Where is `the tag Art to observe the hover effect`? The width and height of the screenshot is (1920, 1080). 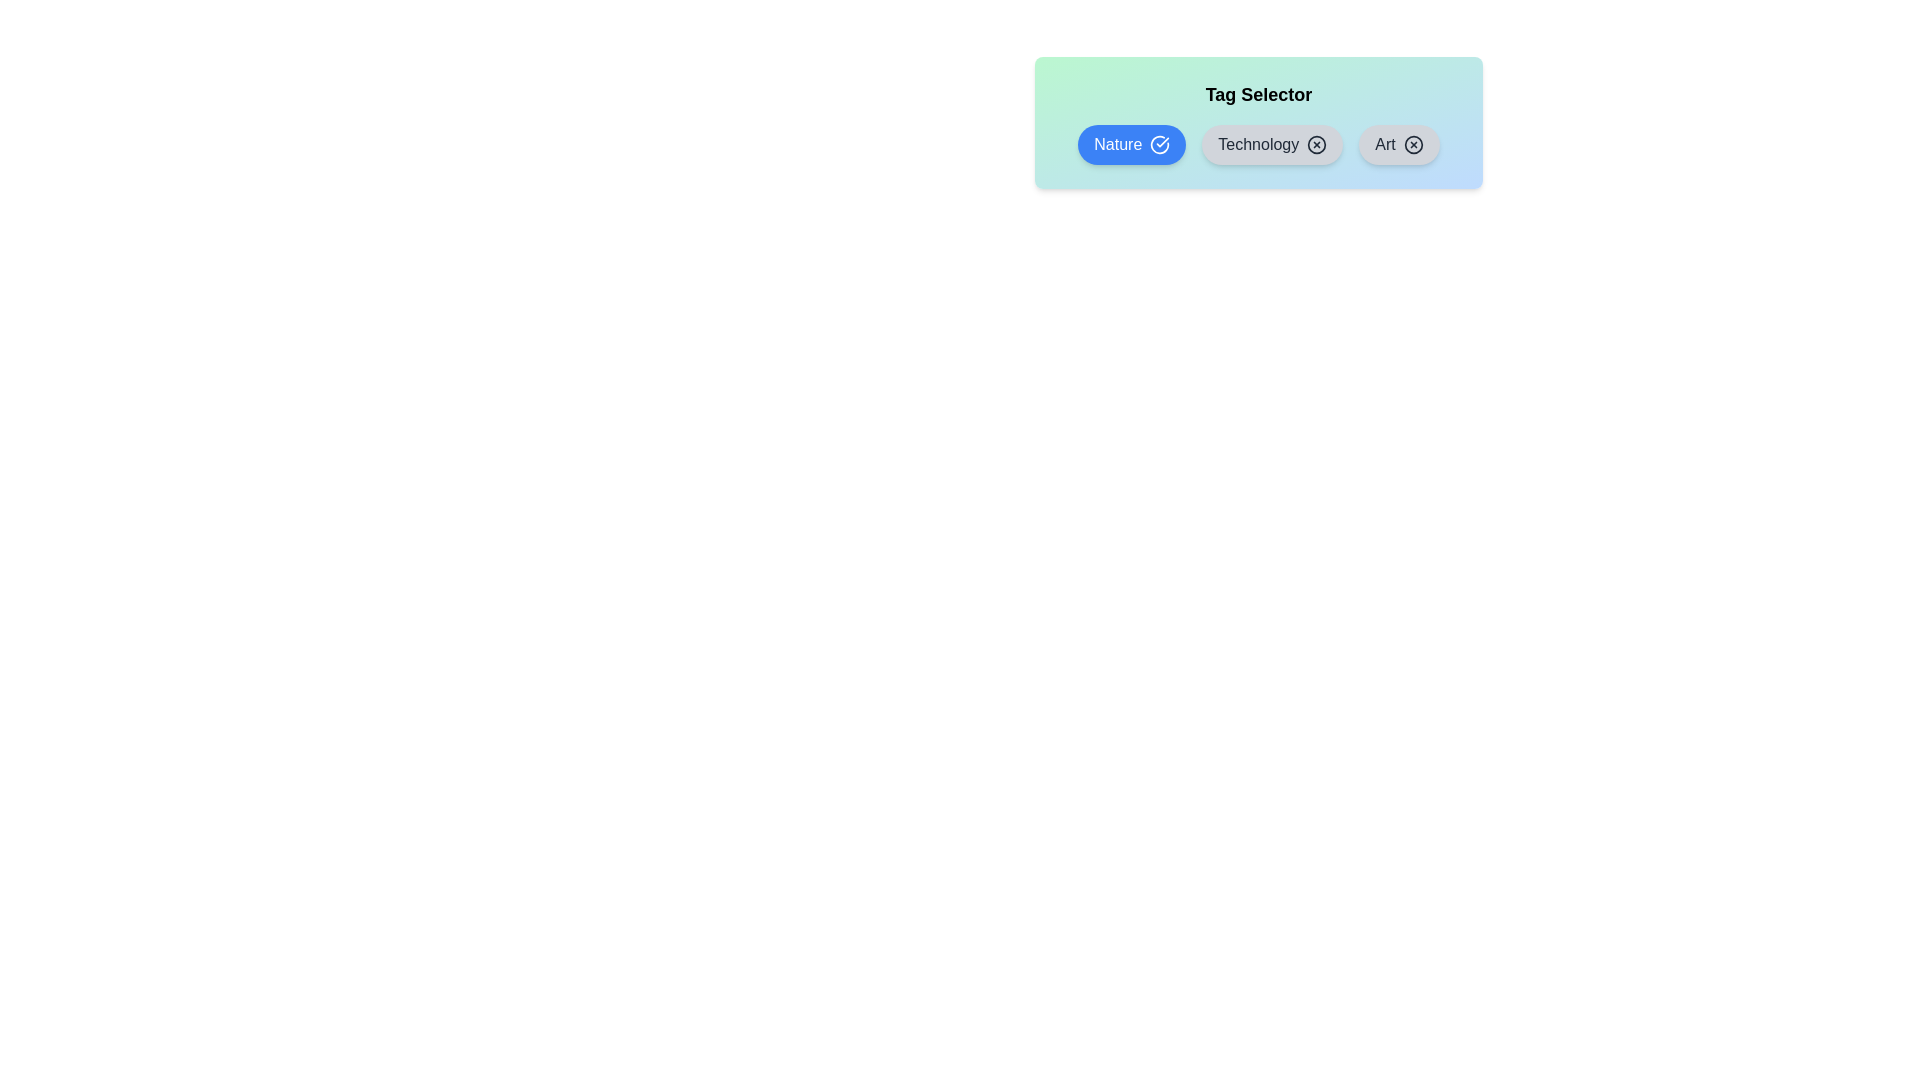 the tag Art to observe the hover effect is located at coordinates (1397, 144).